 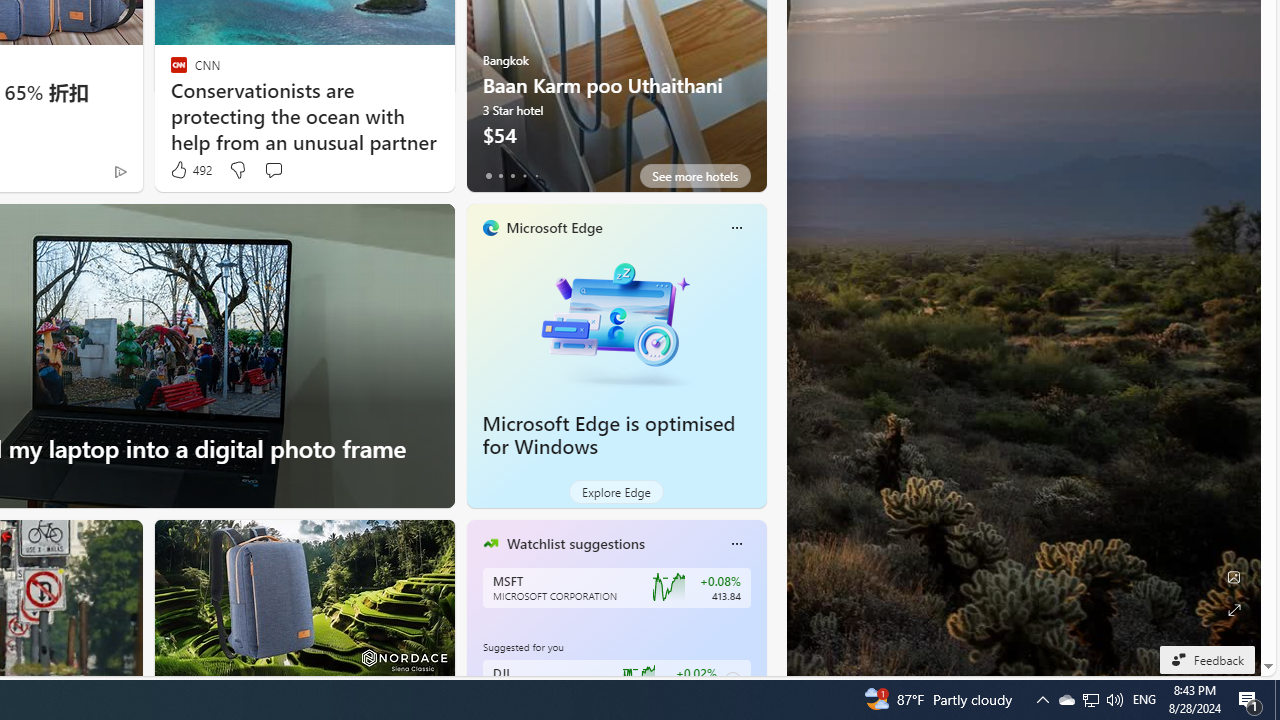 What do you see at coordinates (1232, 609) in the screenshot?
I see `'Expand background'` at bounding box center [1232, 609].